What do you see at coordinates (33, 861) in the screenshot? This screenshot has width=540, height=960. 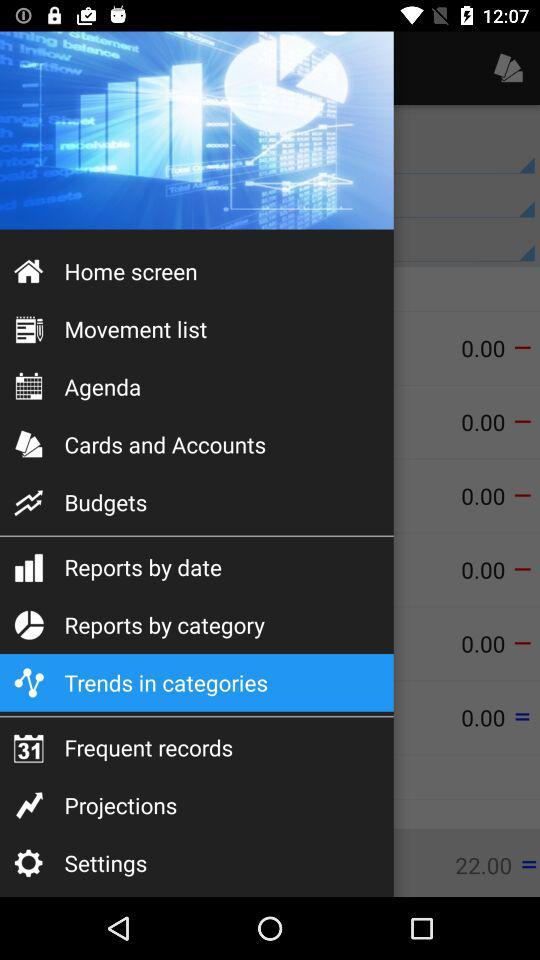 I see `the settings icon` at bounding box center [33, 861].